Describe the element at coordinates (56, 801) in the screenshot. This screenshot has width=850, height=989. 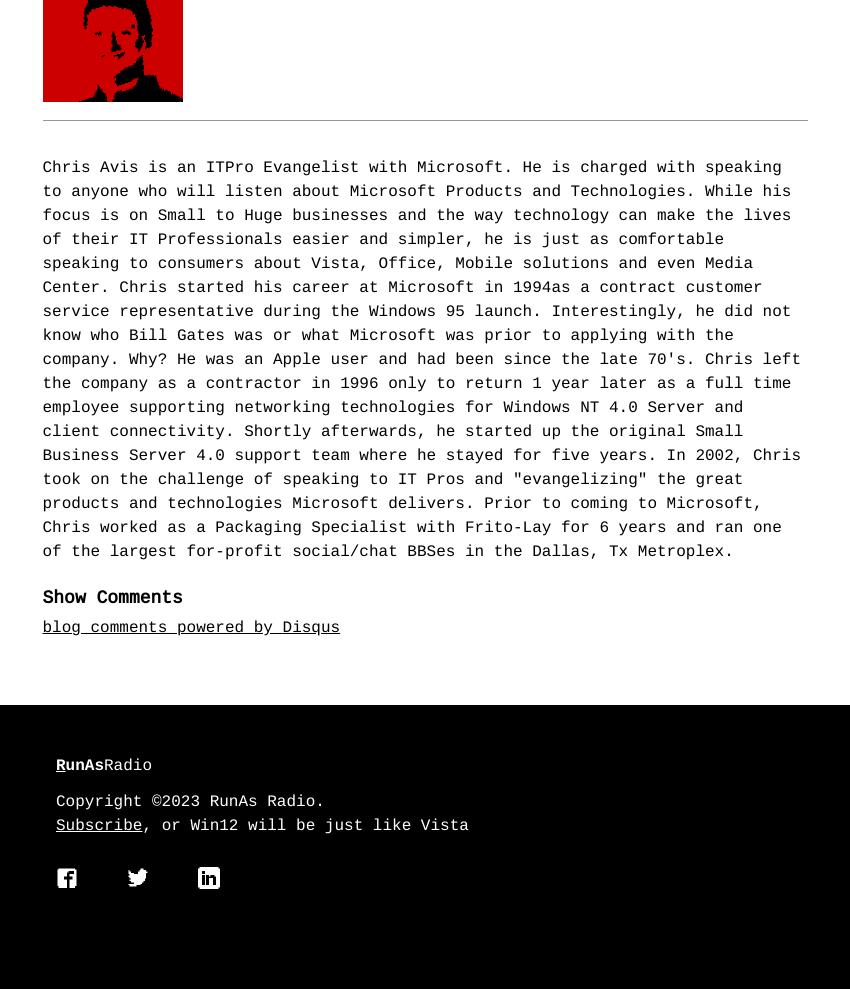
I see `'Copyright ©2023 RunAs Radio.'` at that location.